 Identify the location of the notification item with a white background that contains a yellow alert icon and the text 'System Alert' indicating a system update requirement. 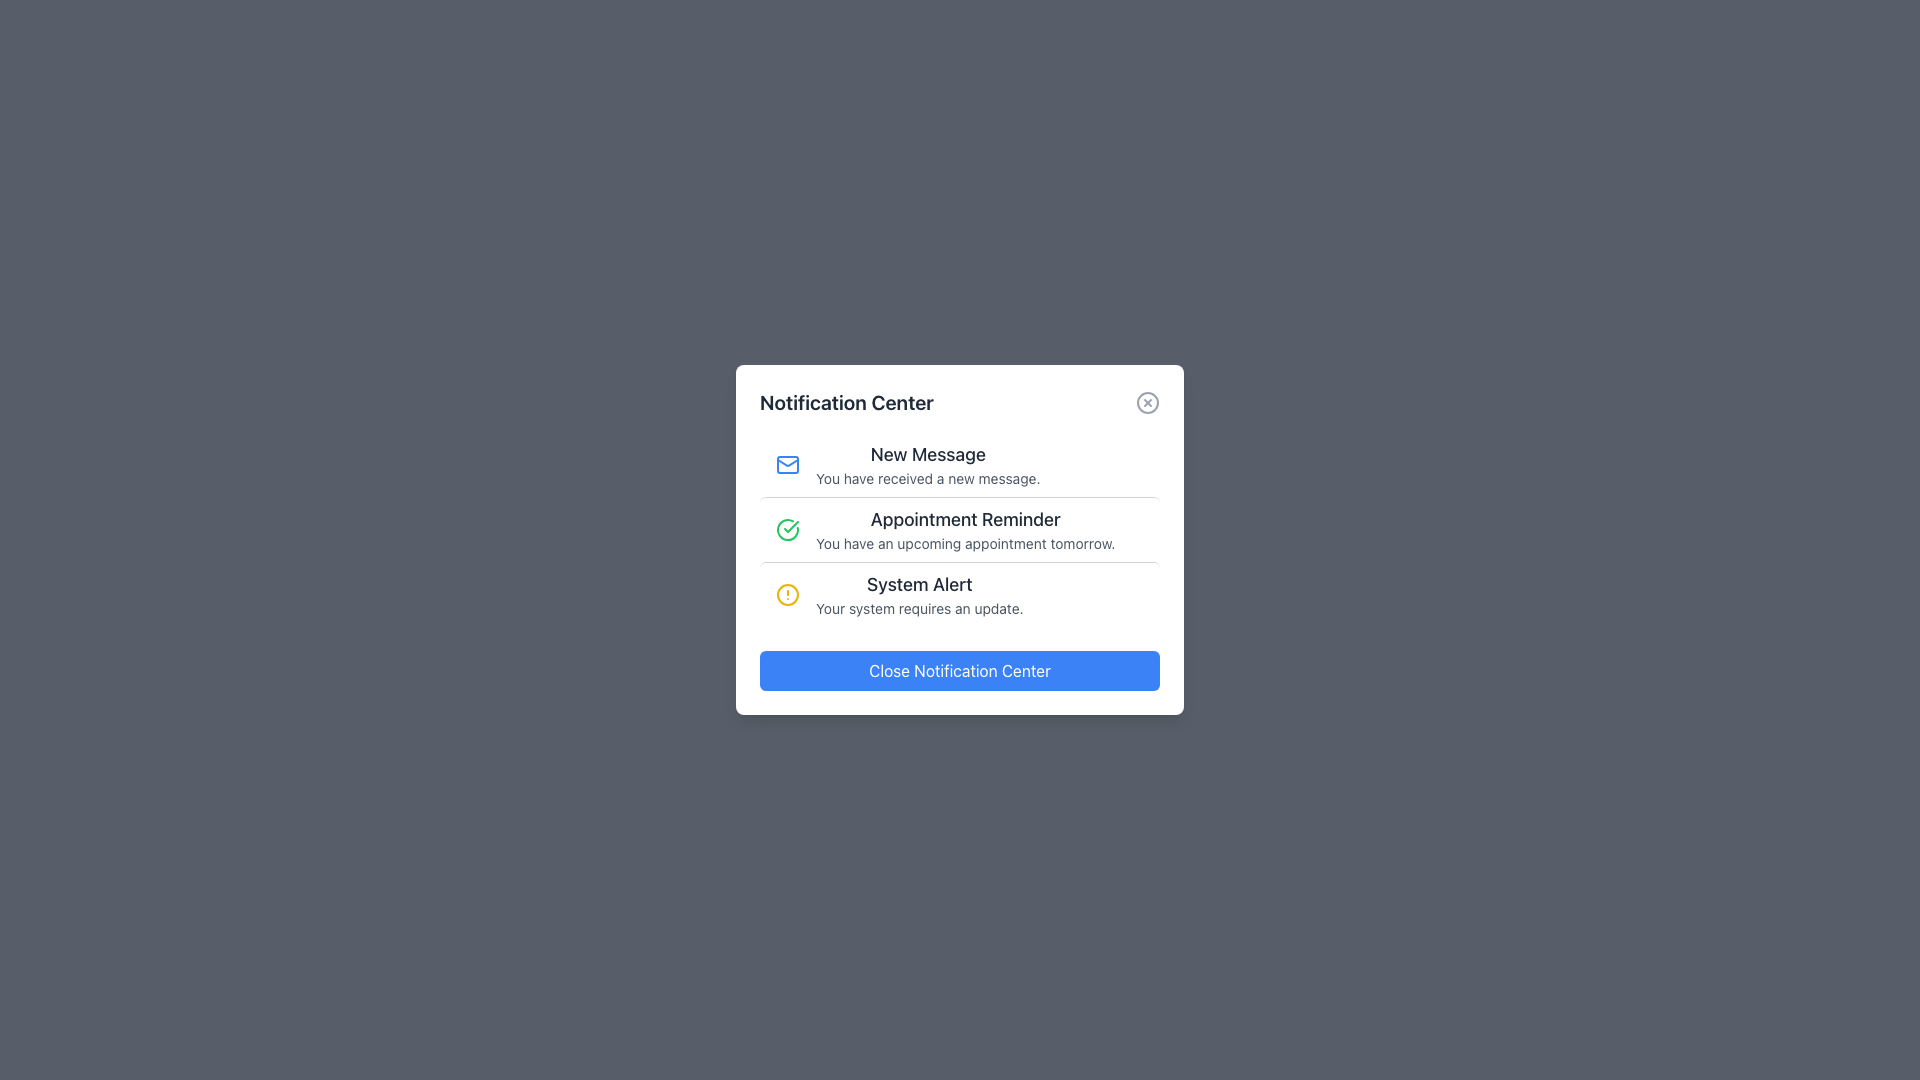
(960, 593).